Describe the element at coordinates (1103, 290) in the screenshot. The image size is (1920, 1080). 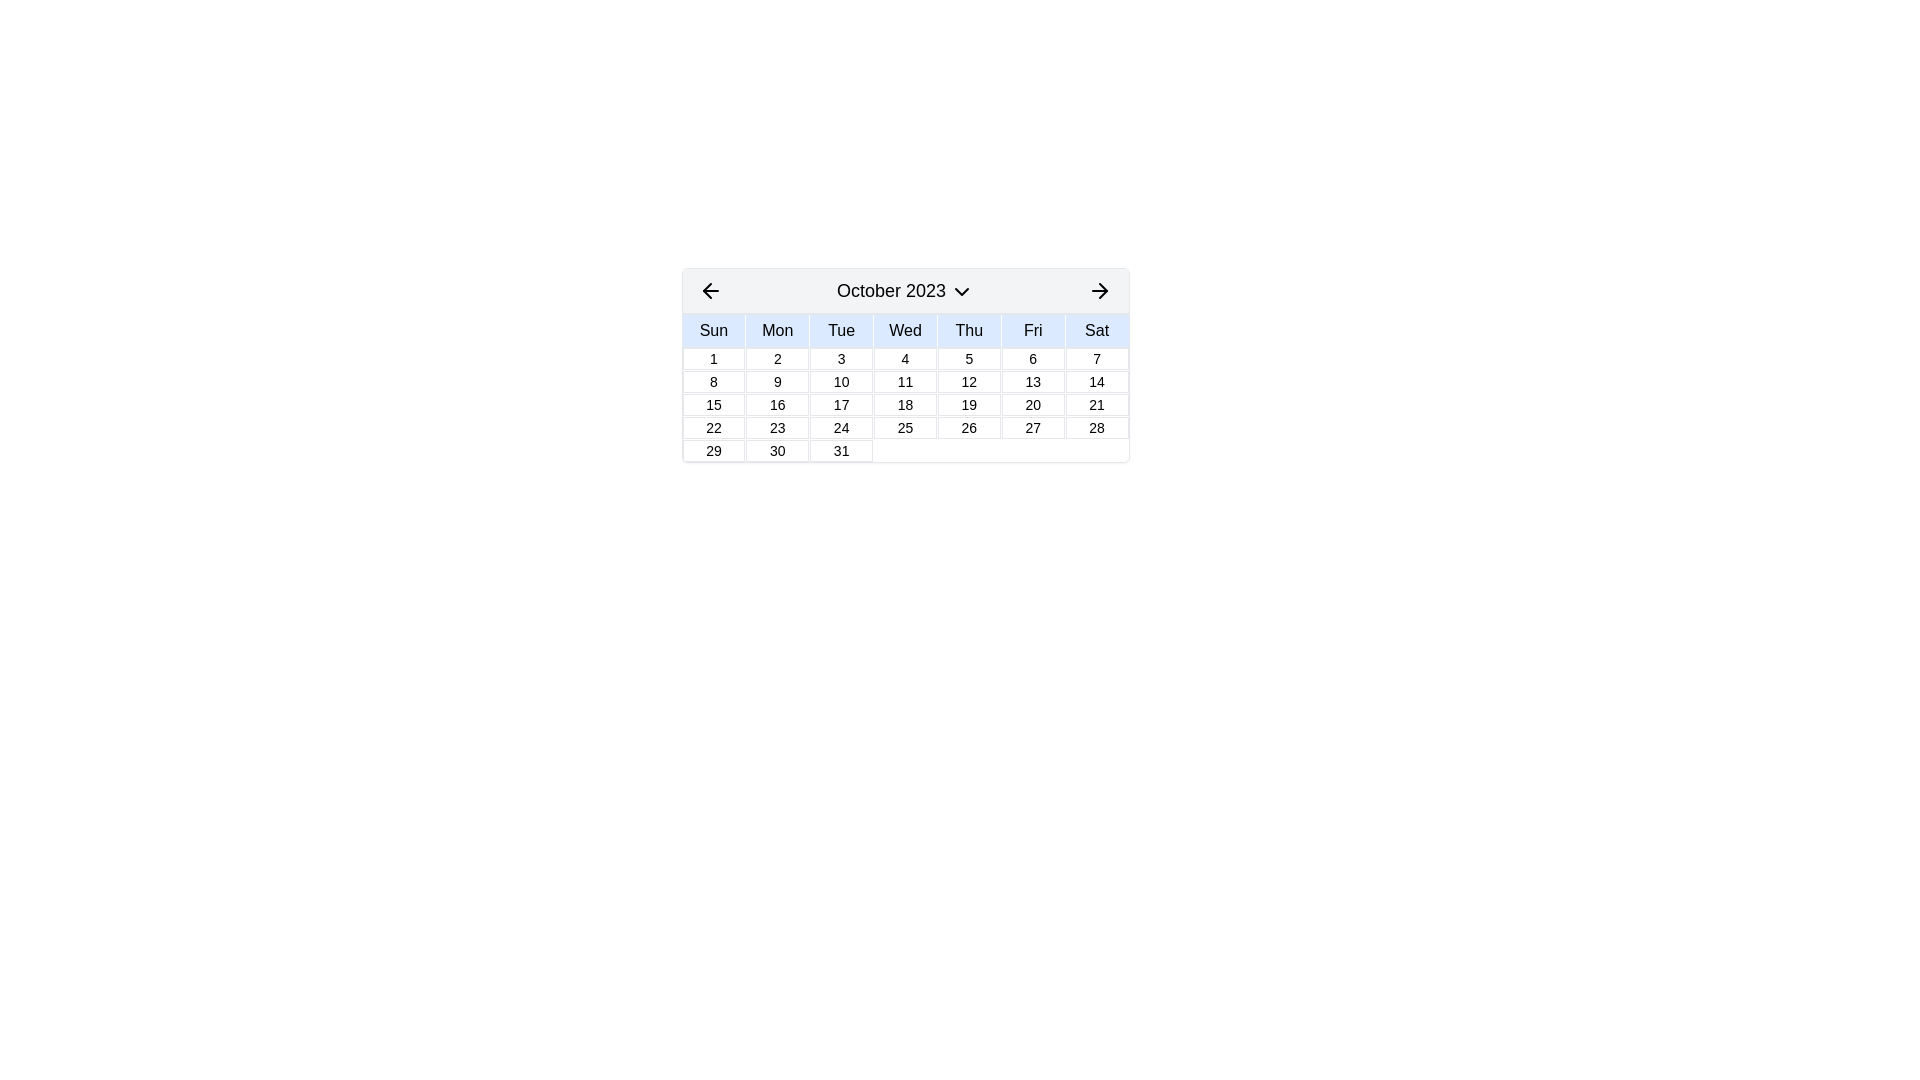
I see `the right-pointing arrow button located in the navigation bar at the top-right corner of the calendar interface` at that location.